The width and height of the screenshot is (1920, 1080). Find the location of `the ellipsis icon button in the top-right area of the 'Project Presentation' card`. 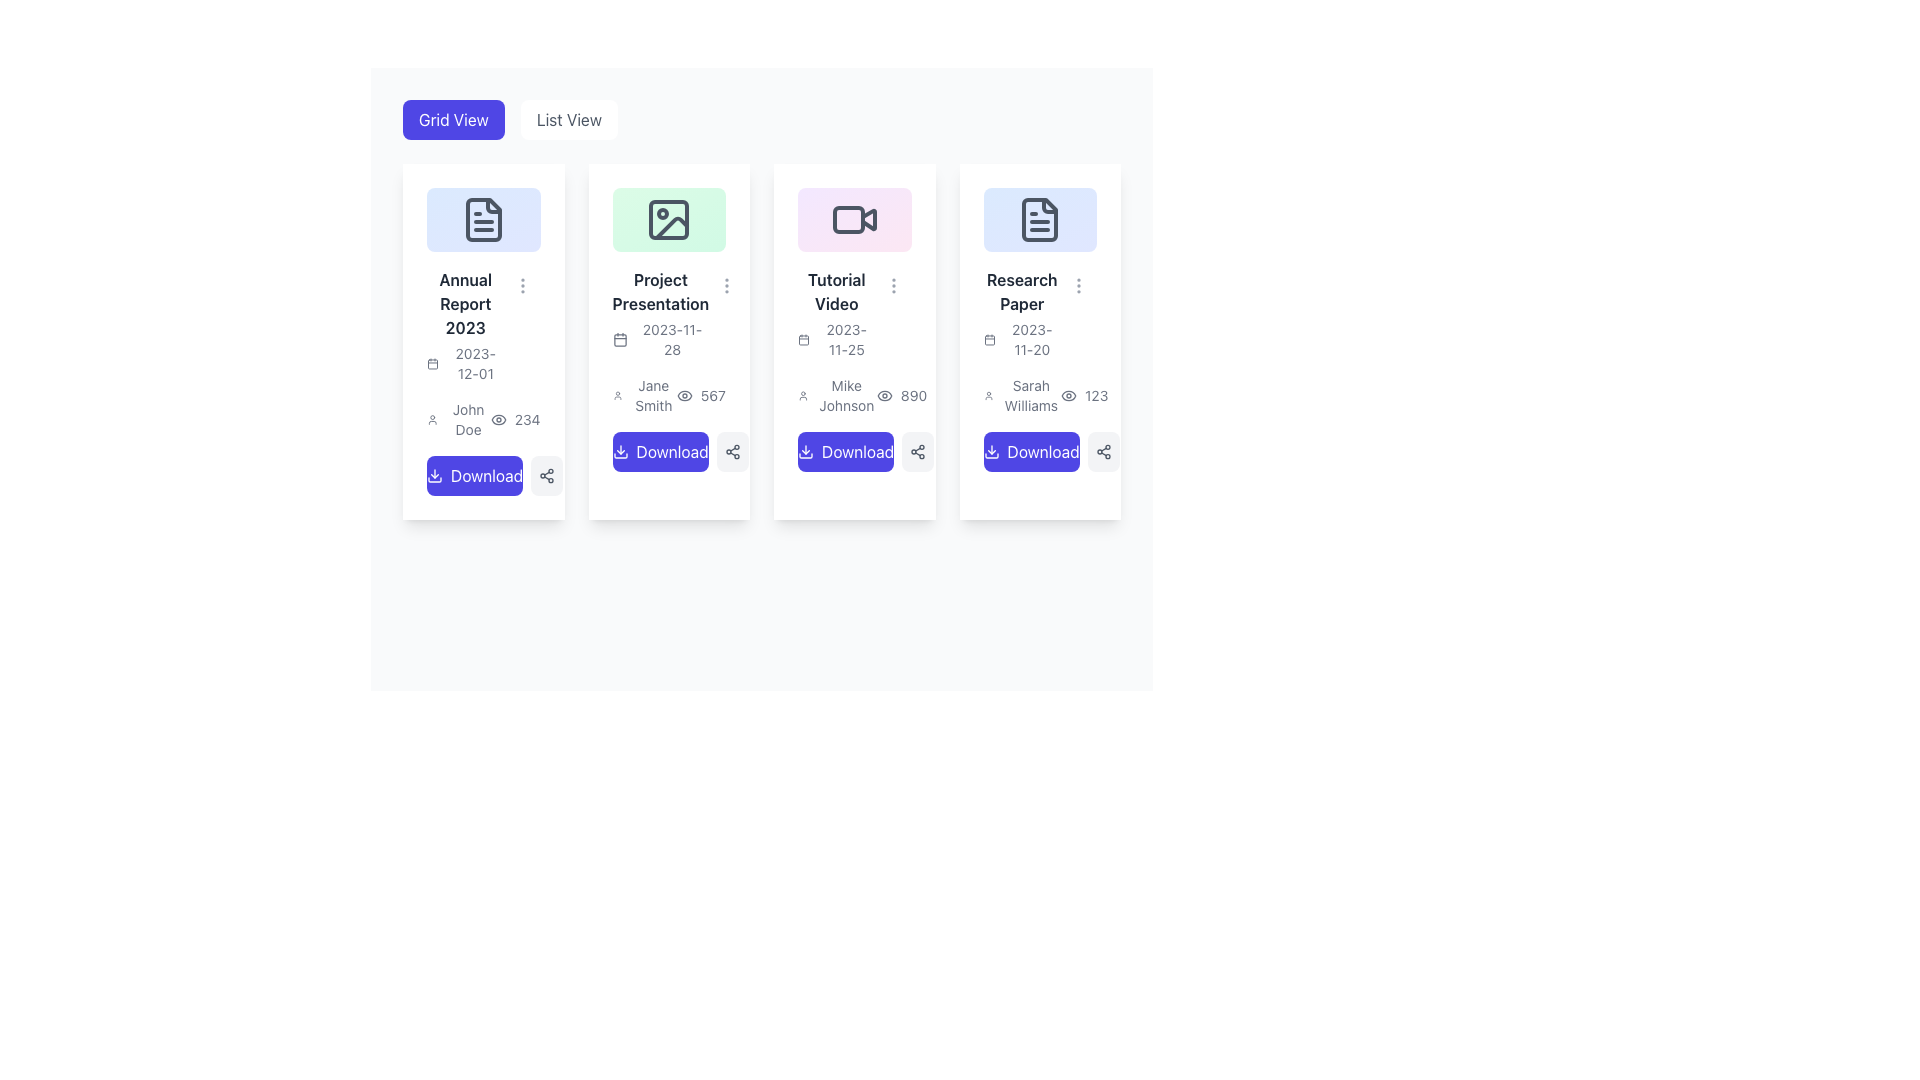

the ellipsis icon button in the top-right area of the 'Project Presentation' card is located at coordinates (726, 285).